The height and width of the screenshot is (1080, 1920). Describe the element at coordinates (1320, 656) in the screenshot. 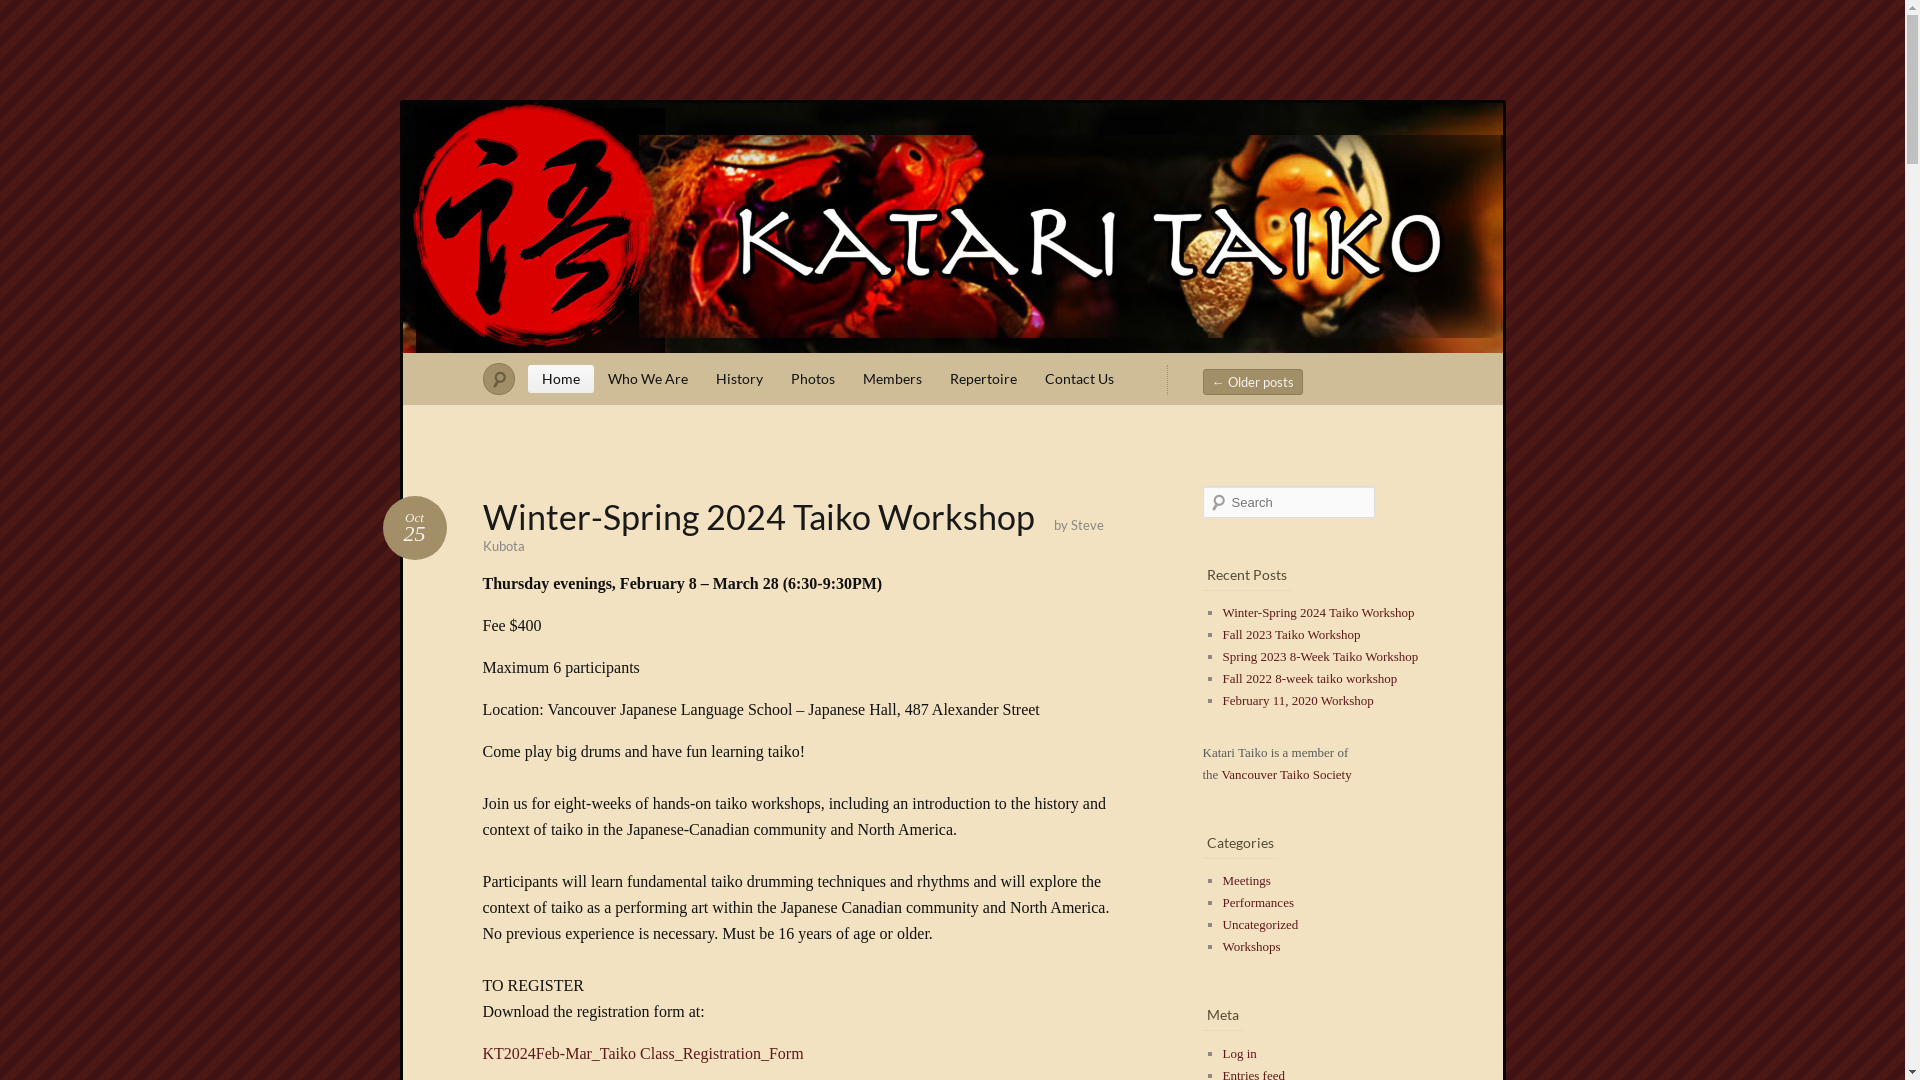

I see `'Spring 2023 8-Week Taiko Workshop'` at that location.